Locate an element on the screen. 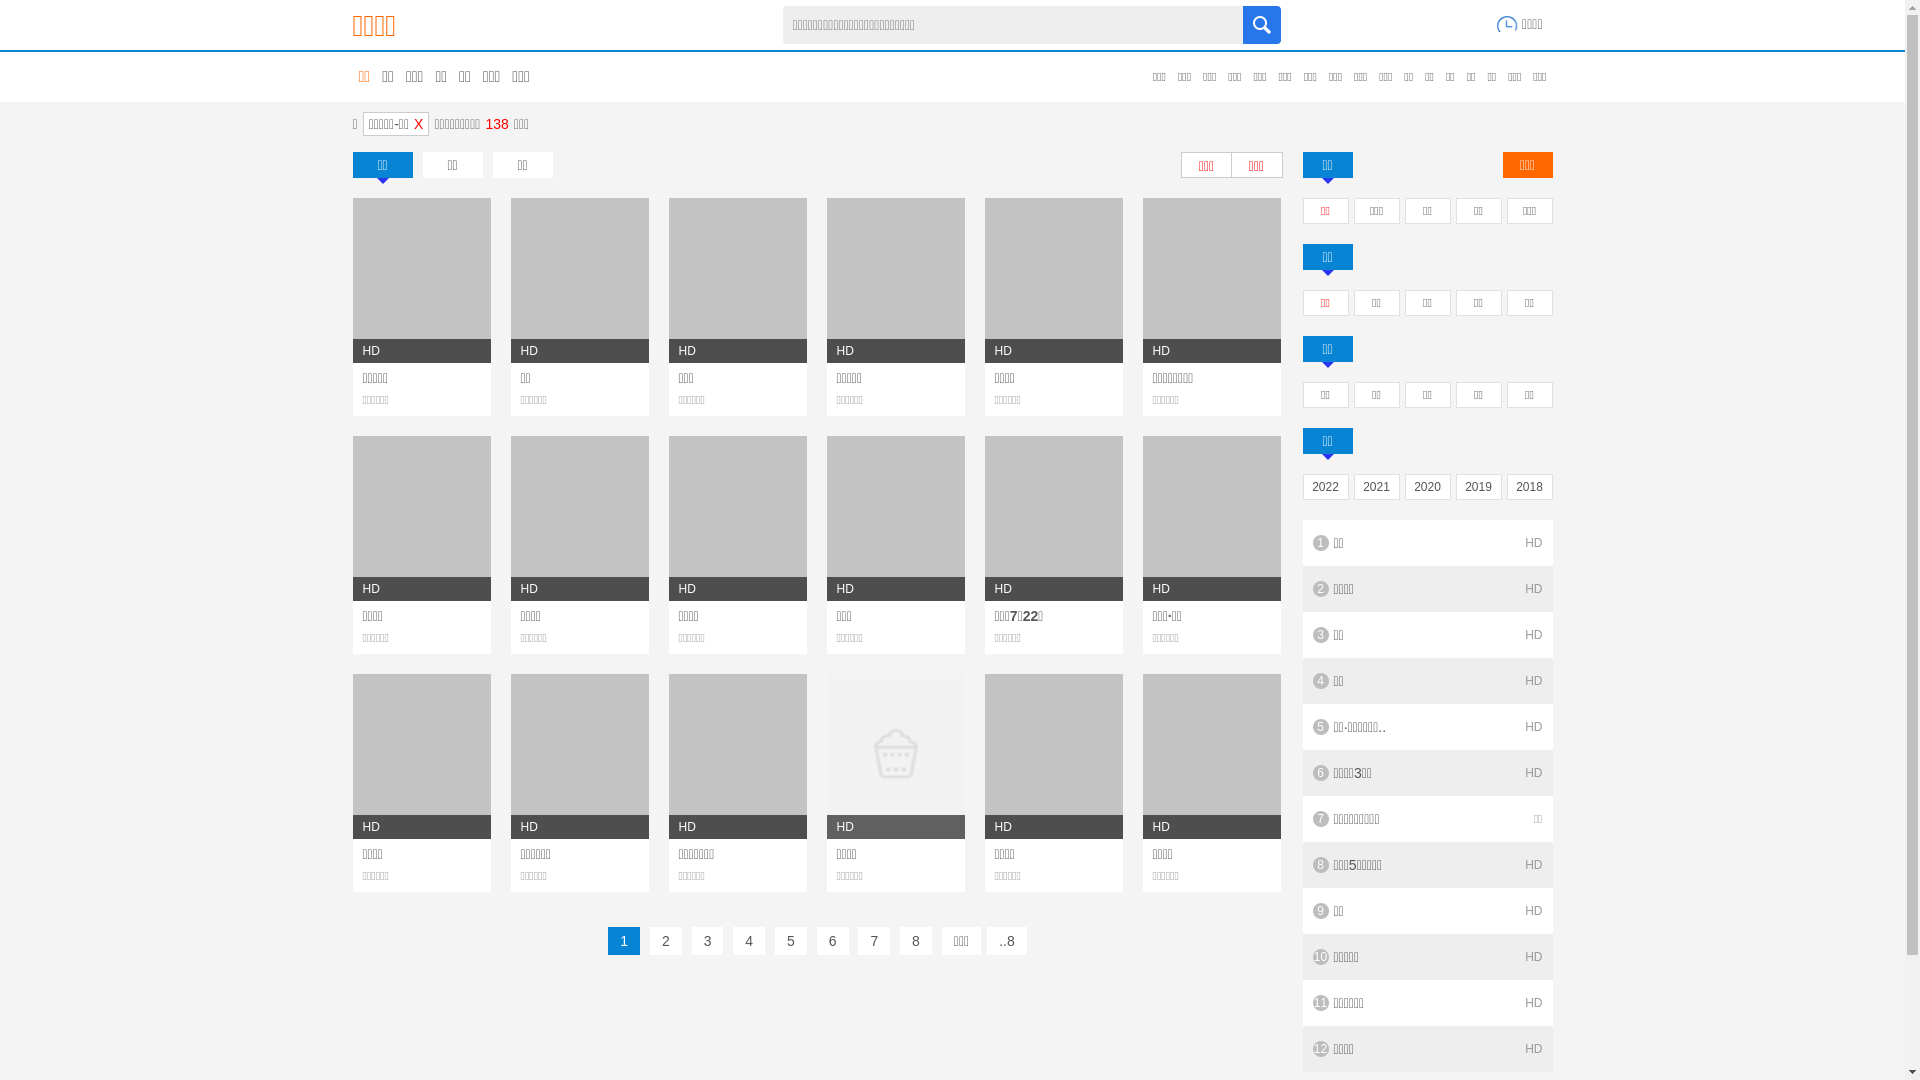 This screenshot has width=1920, height=1080. '5' is located at coordinates (773, 941).